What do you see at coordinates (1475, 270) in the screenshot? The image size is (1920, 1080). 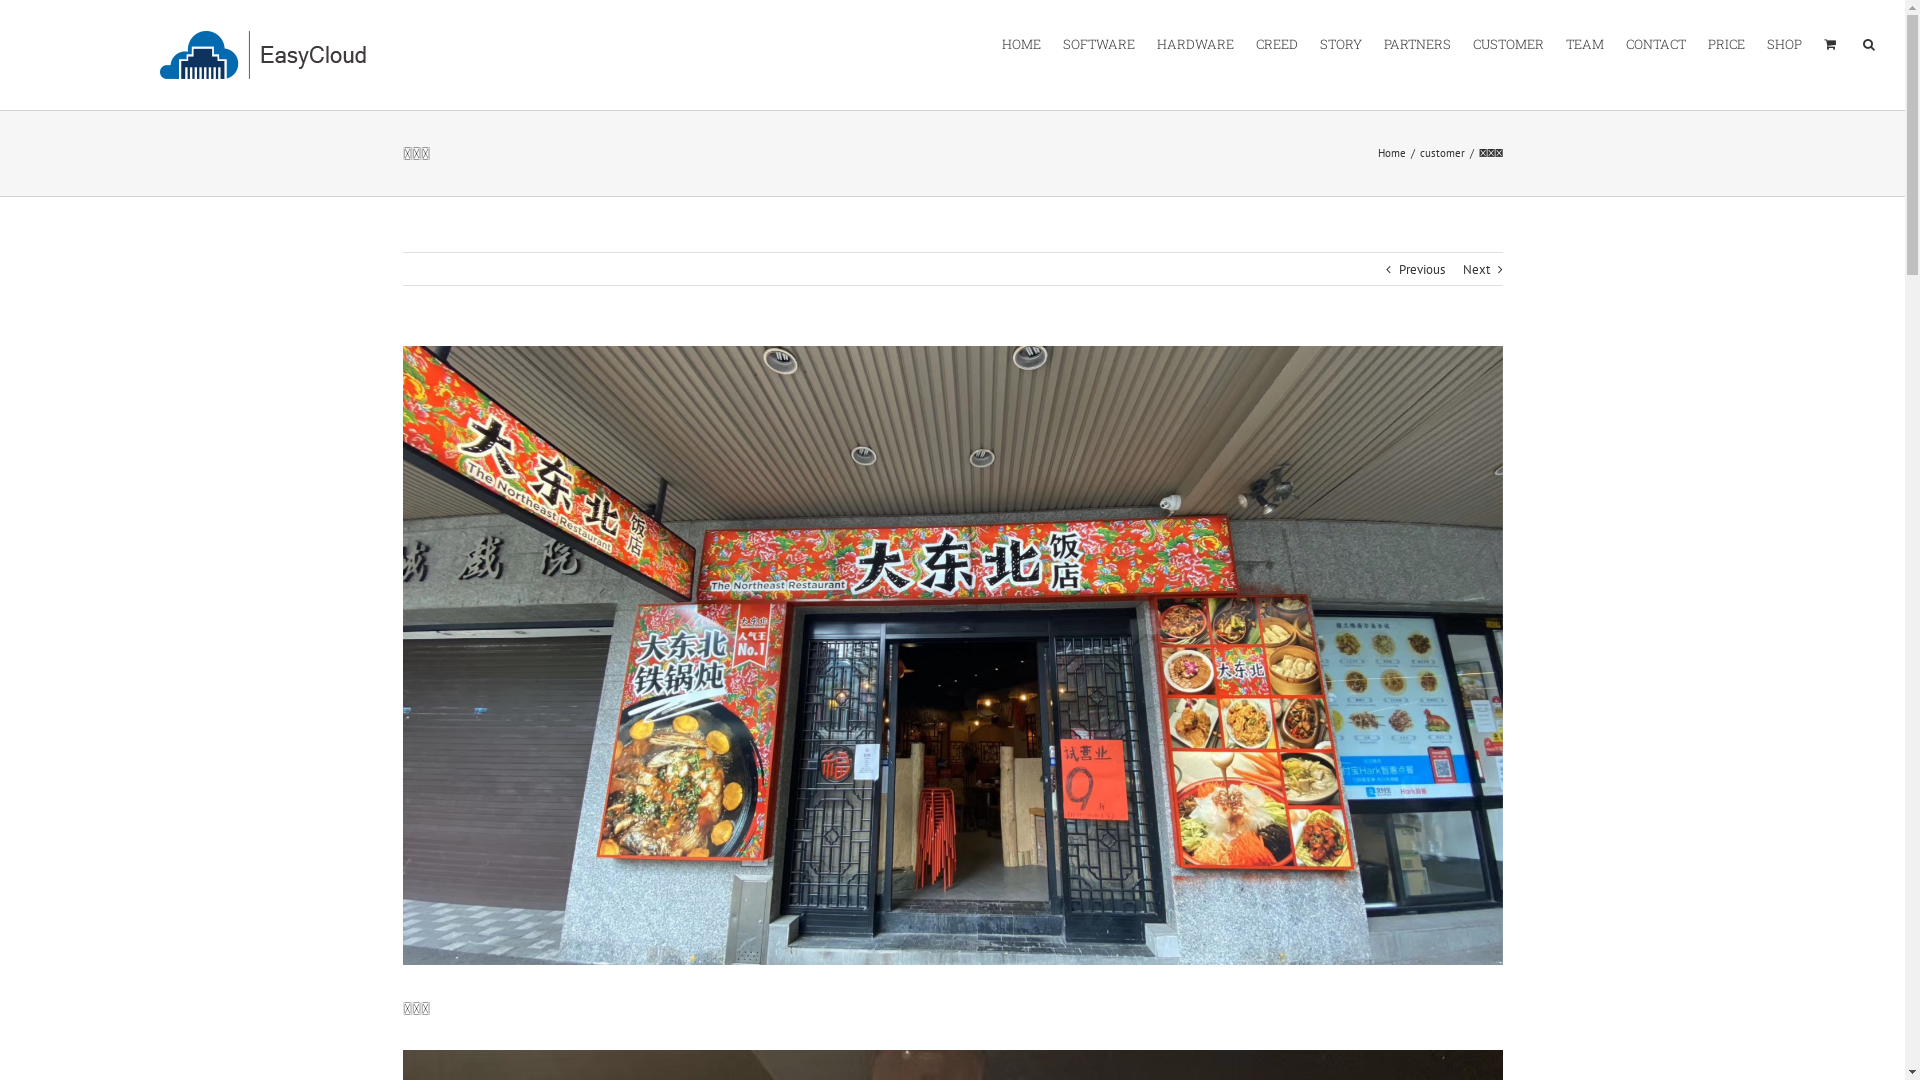 I see `'Next'` at bounding box center [1475, 270].